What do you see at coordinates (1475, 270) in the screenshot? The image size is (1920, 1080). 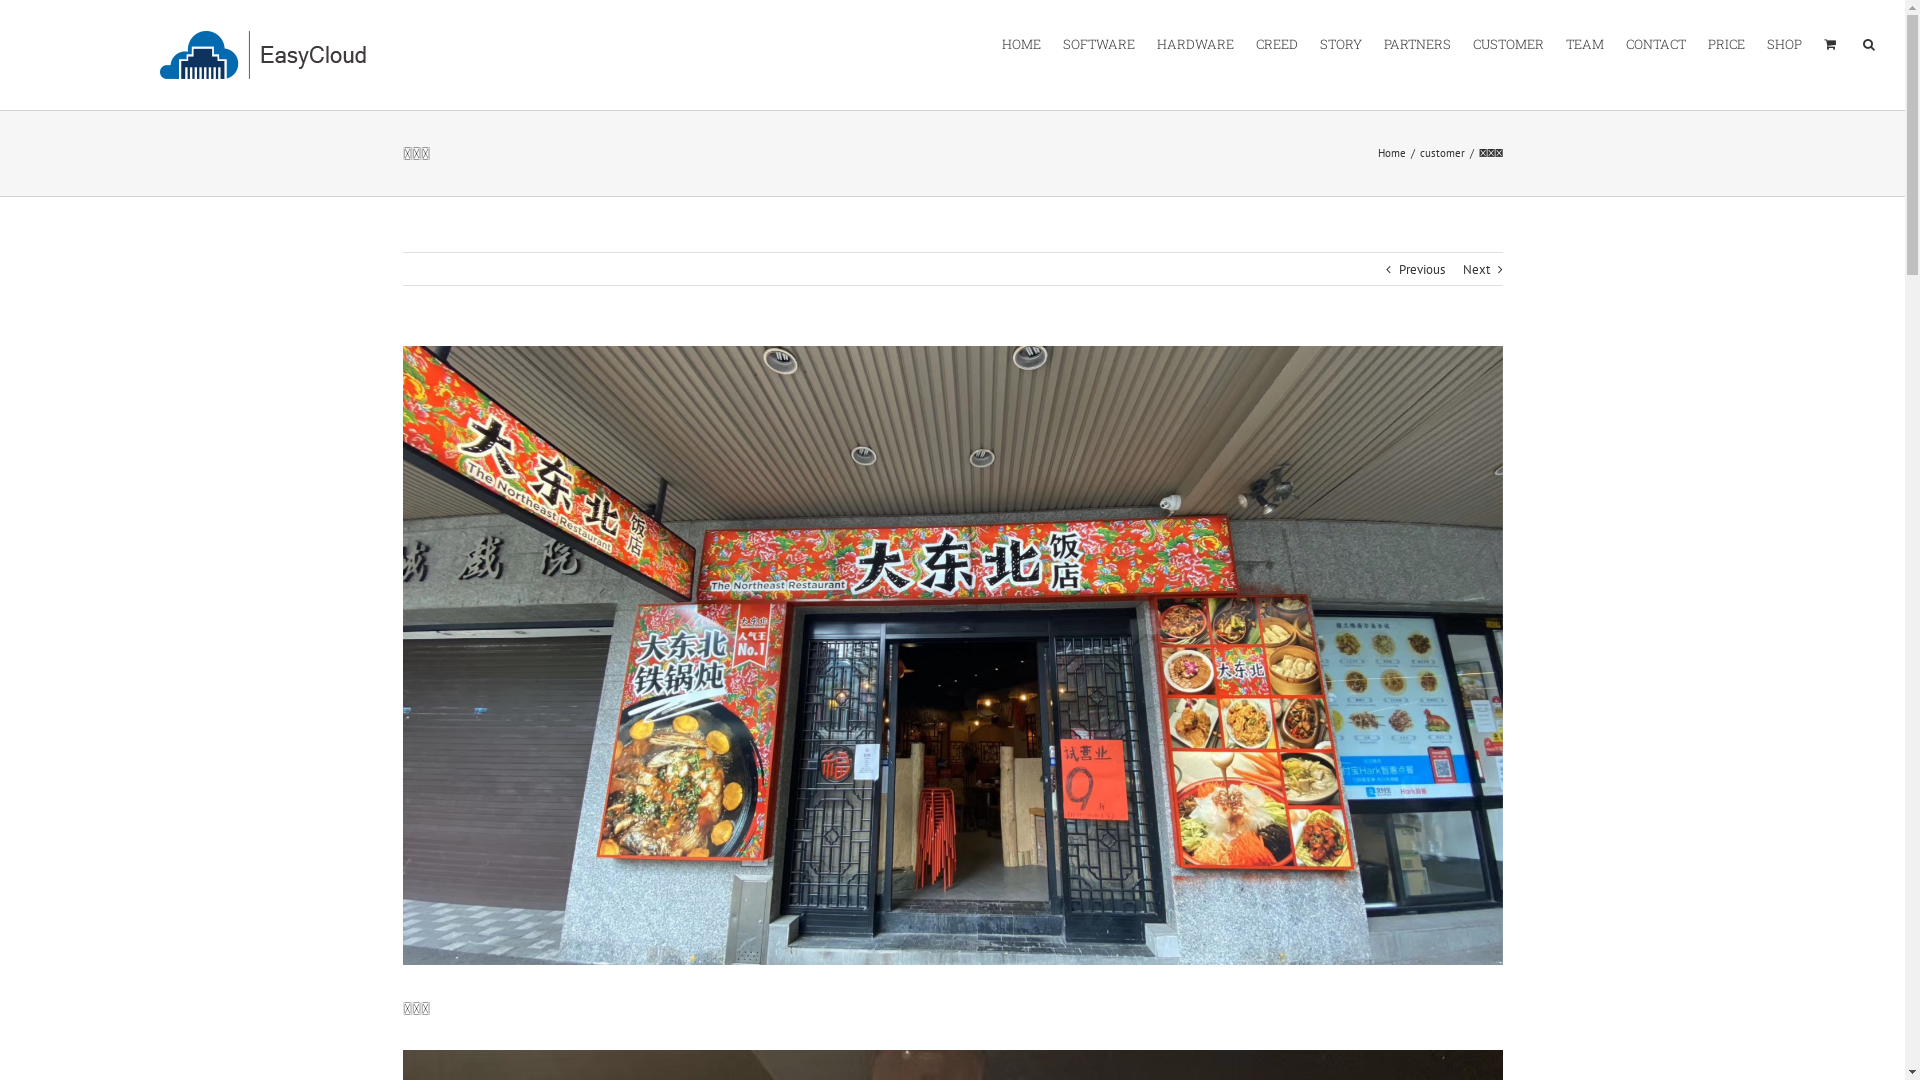 I see `'Next'` at bounding box center [1475, 270].